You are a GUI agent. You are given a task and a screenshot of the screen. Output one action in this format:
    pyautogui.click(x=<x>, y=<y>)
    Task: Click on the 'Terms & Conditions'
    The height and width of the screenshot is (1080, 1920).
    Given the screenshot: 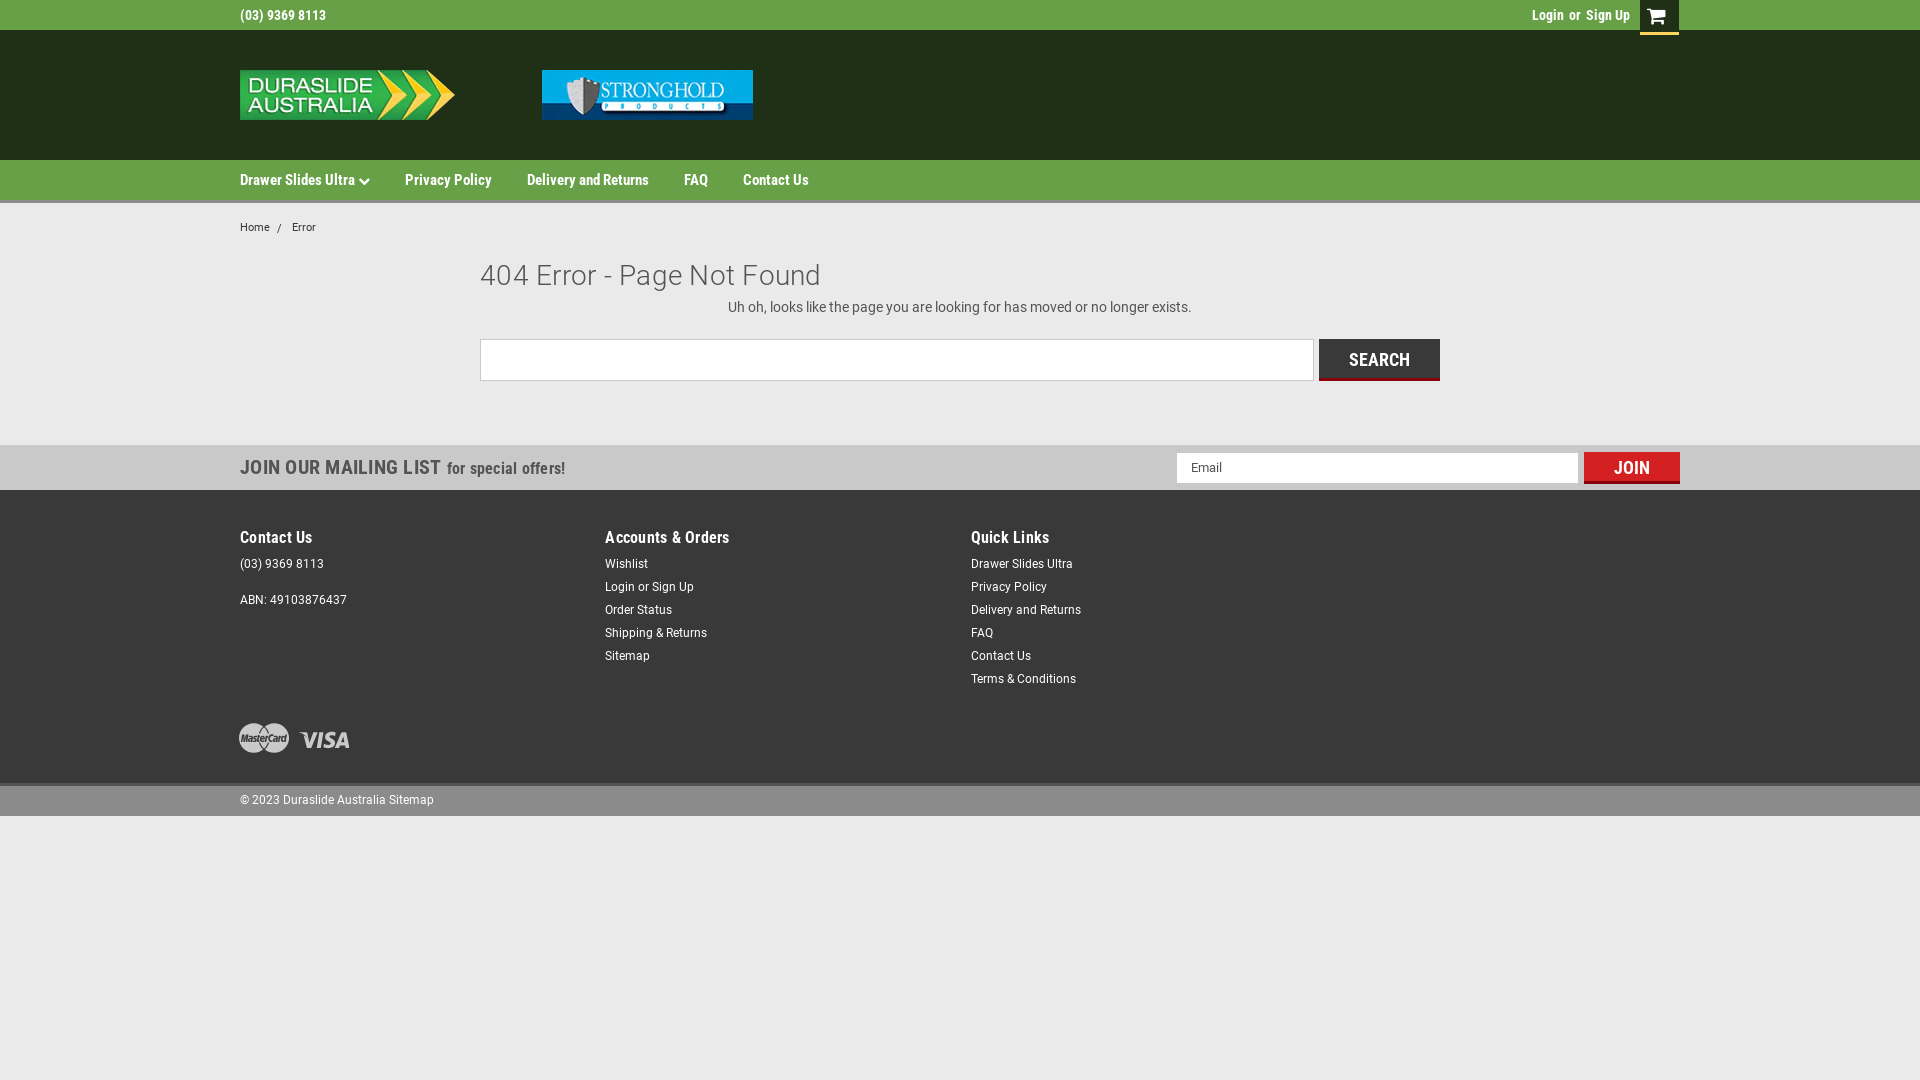 What is the action you would take?
    pyautogui.click(x=1022, y=677)
    